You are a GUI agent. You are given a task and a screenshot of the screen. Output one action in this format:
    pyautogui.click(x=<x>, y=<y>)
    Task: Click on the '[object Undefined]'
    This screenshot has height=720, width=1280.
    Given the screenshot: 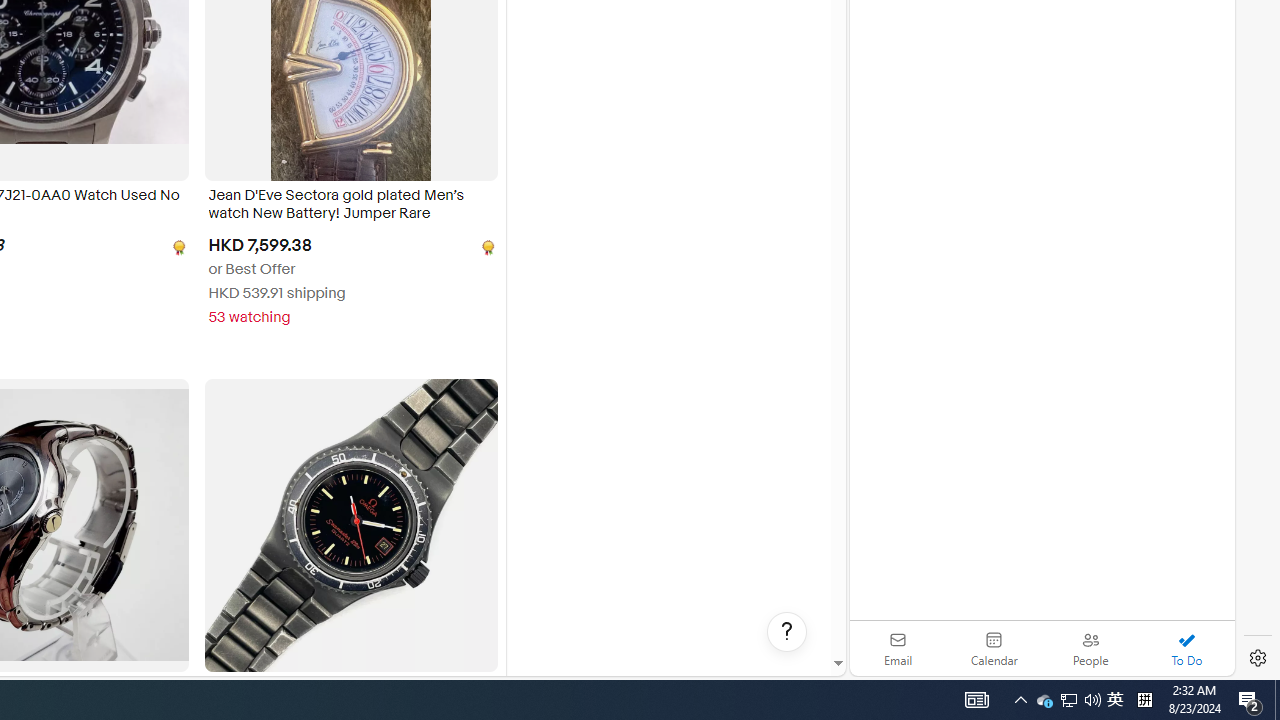 What is the action you would take?
    pyautogui.click(x=486, y=246)
    